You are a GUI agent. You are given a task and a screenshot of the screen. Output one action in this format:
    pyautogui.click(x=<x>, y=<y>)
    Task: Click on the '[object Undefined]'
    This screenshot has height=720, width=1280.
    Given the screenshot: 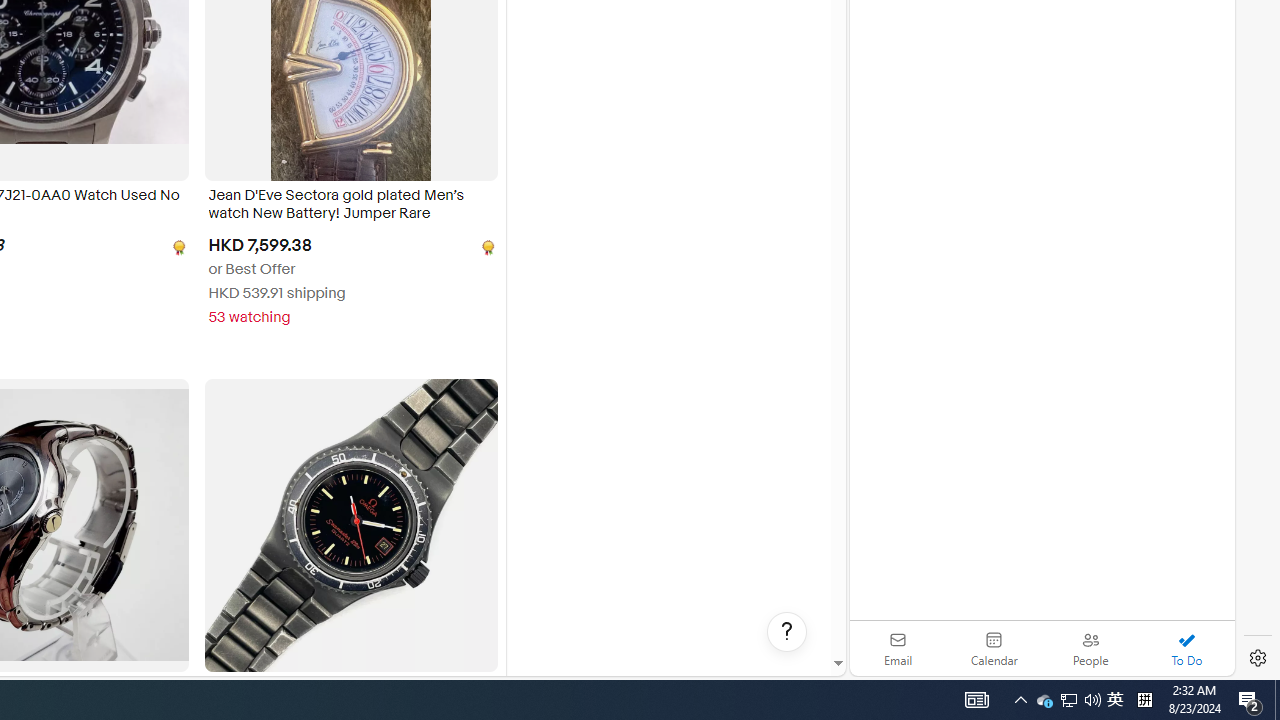 What is the action you would take?
    pyautogui.click(x=486, y=246)
    